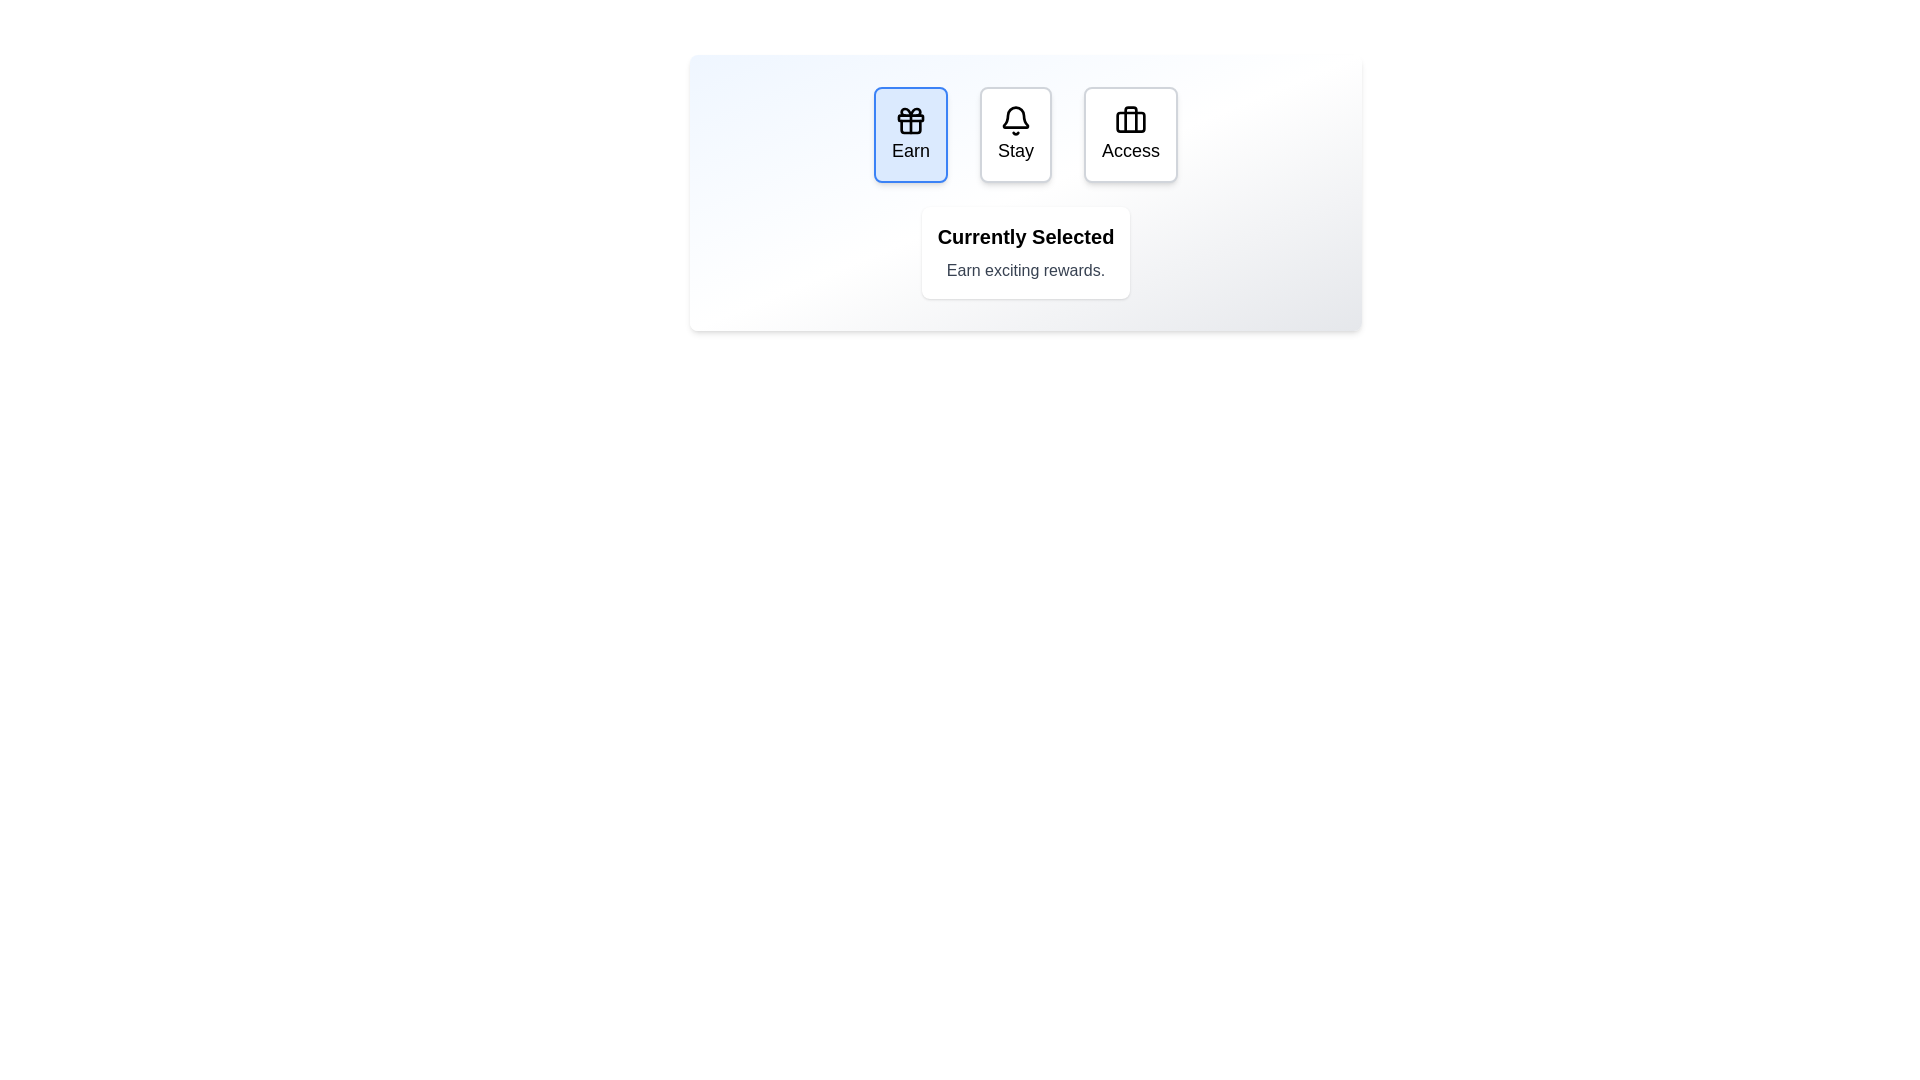  What do you see at coordinates (910, 120) in the screenshot?
I see `gift box icon located at the top center of the card labeled 'Earn', which is characterized by its minimalistic design and is positioned directly above the text 'Earn'` at bounding box center [910, 120].